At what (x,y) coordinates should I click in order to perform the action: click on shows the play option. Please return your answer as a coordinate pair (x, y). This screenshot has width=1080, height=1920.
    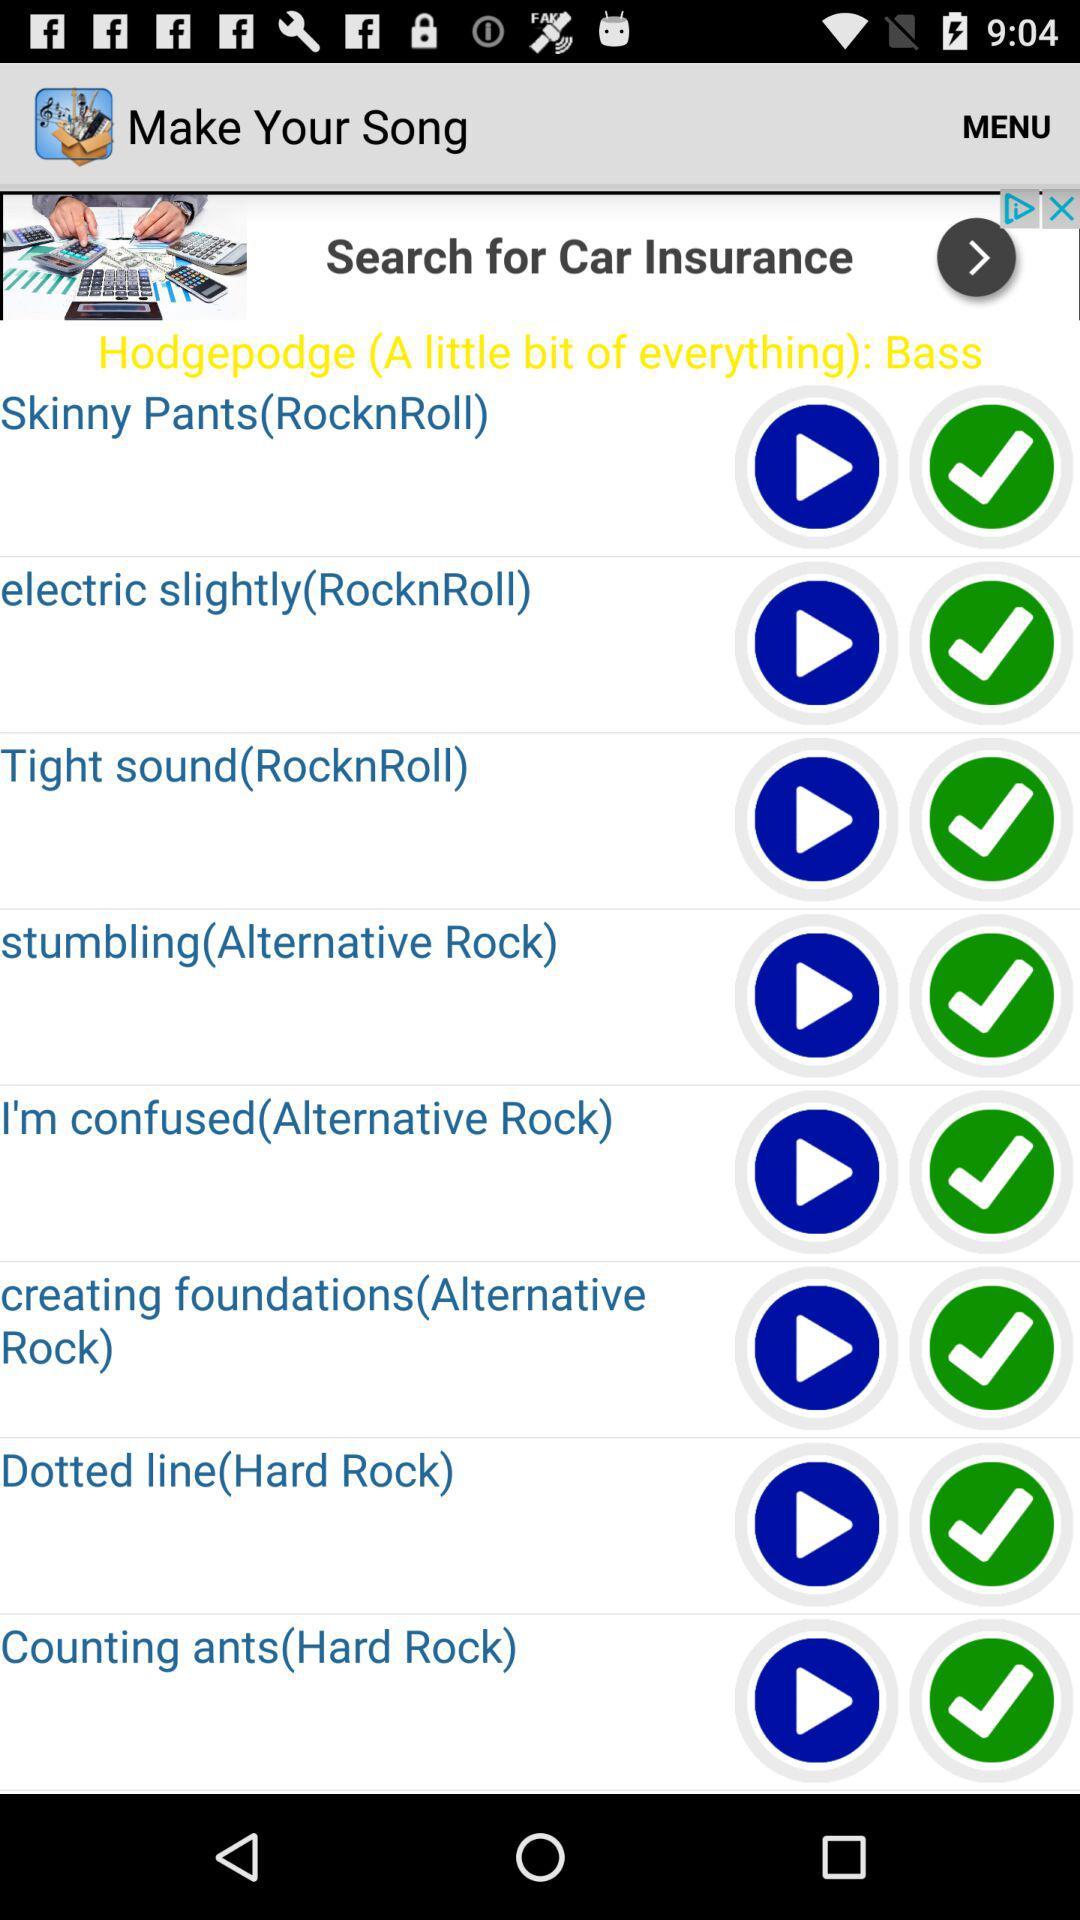
    Looking at the image, I should click on (817, 1701).